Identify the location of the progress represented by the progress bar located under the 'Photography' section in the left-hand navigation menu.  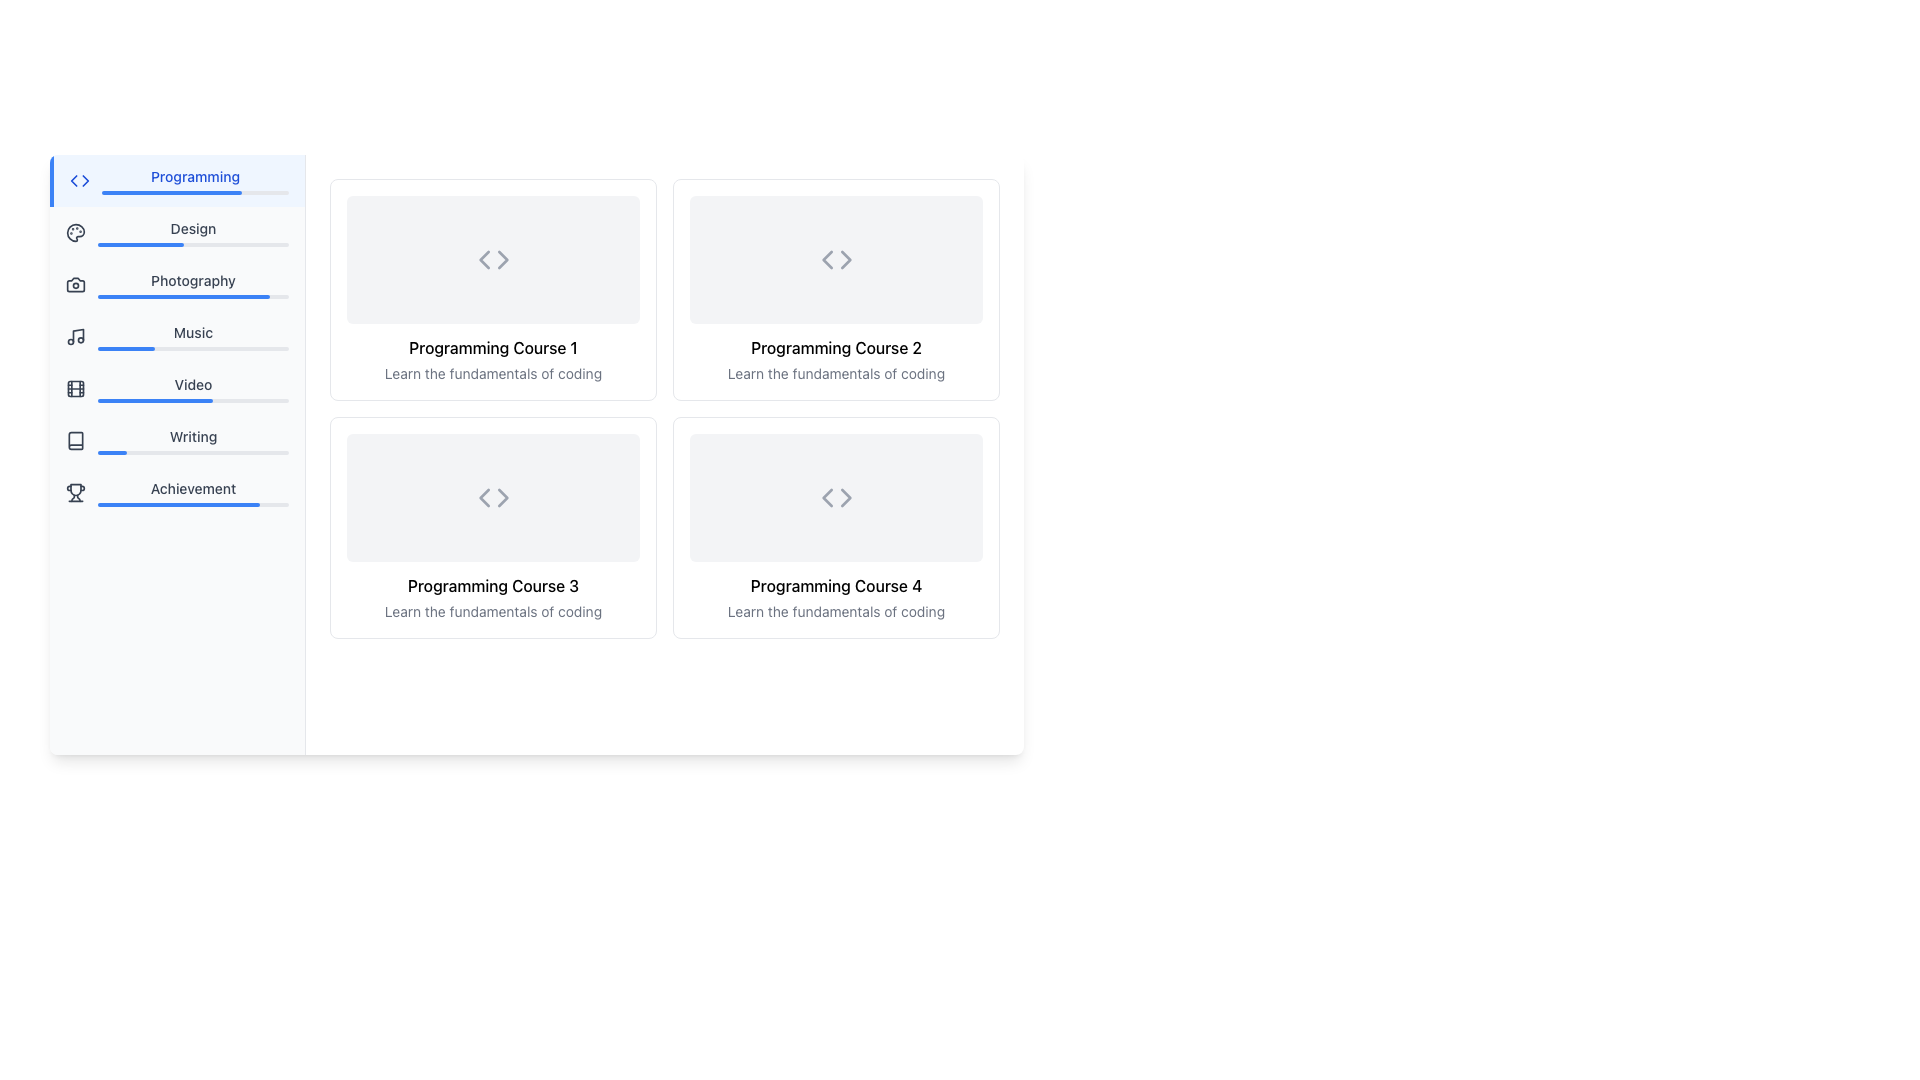
(193, 297).